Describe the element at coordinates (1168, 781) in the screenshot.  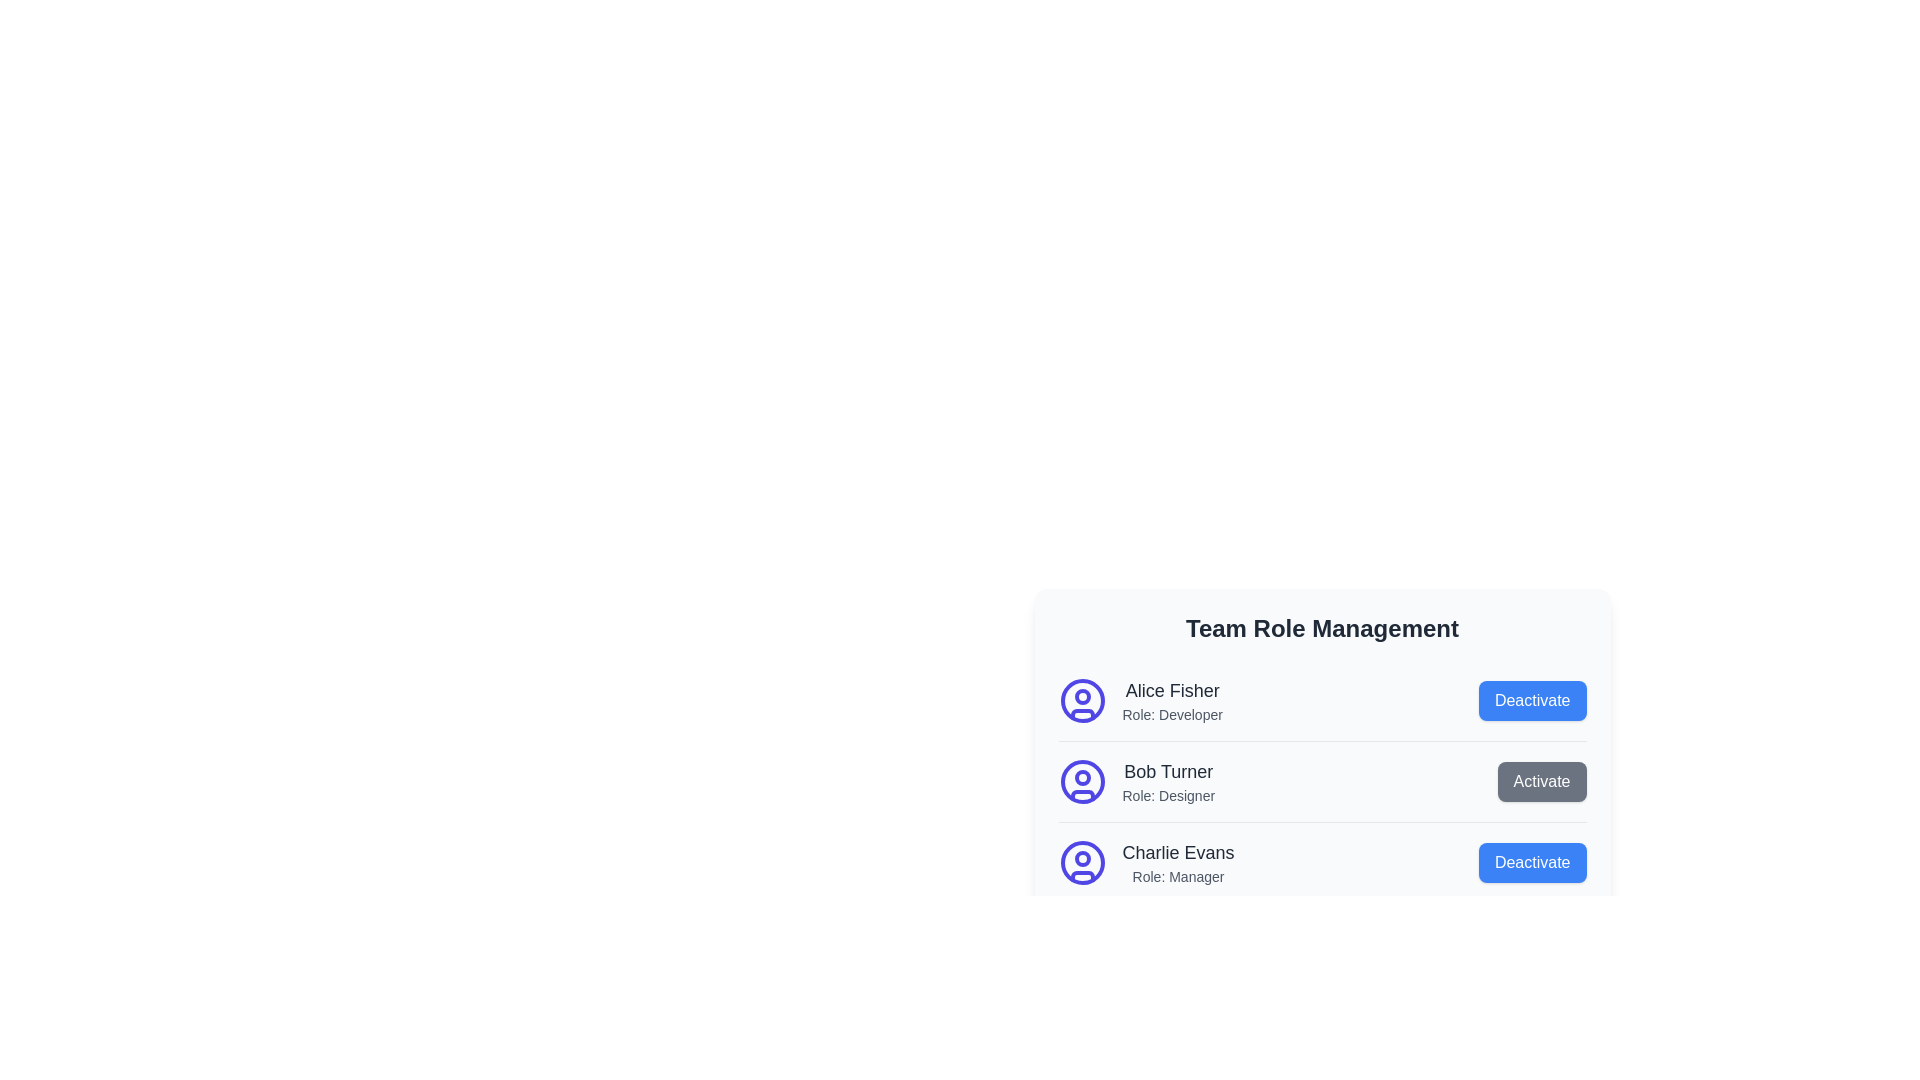
I see `text of the Text Display element showing 'Bob Turner' and 'Role: Designer', which is the second entry in the user profiles list in the 'Team Role Management' section` at that location.